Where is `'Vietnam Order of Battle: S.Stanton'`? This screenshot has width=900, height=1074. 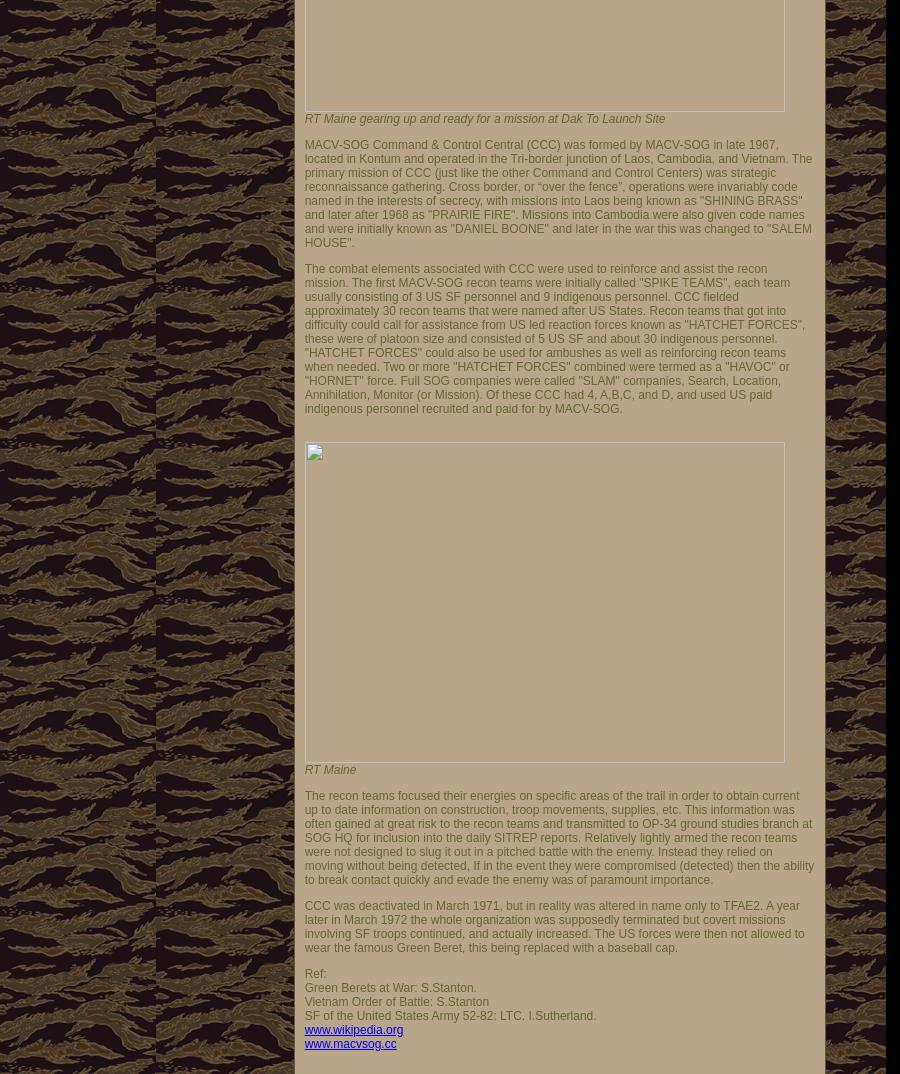
'Vietnam Order of Battle: S.Stanton' is located at coordinates (303, 1001).